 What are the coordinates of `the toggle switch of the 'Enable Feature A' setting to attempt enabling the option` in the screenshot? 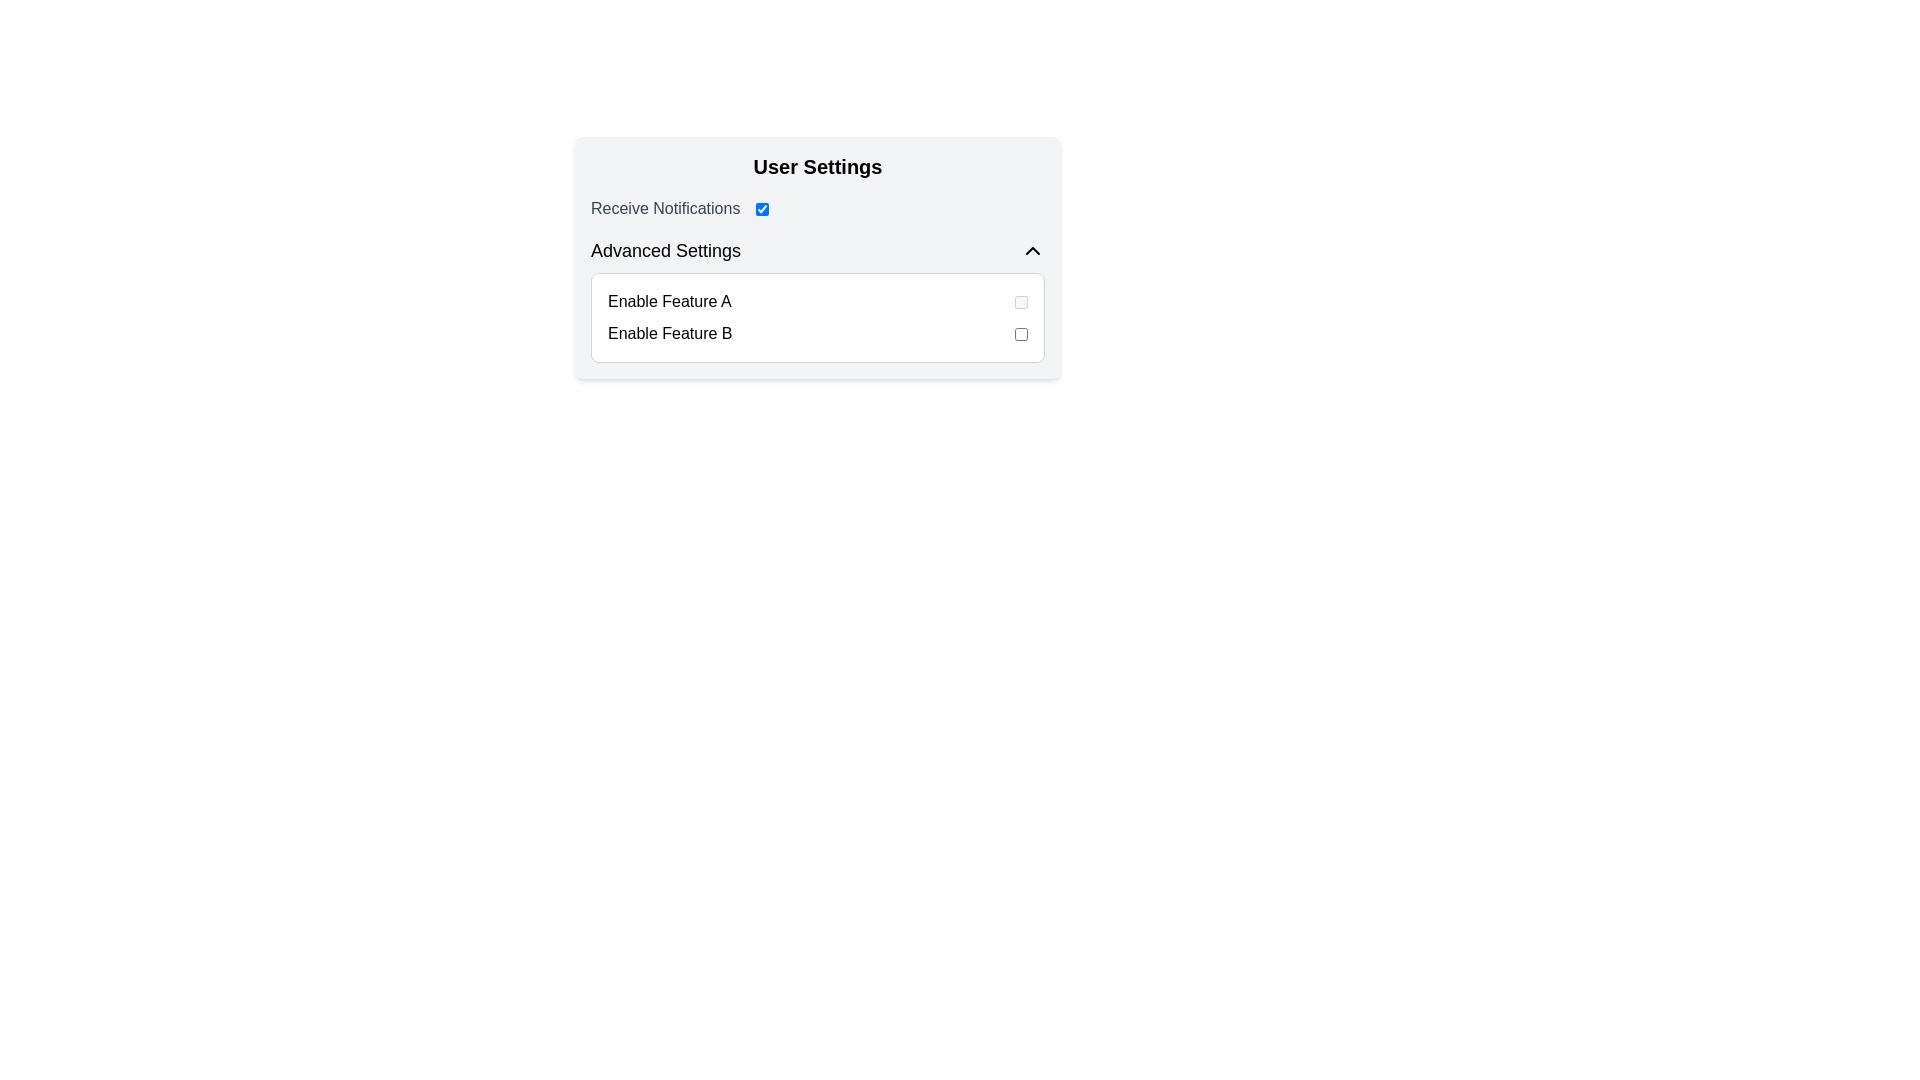 It's located at (817, 301).